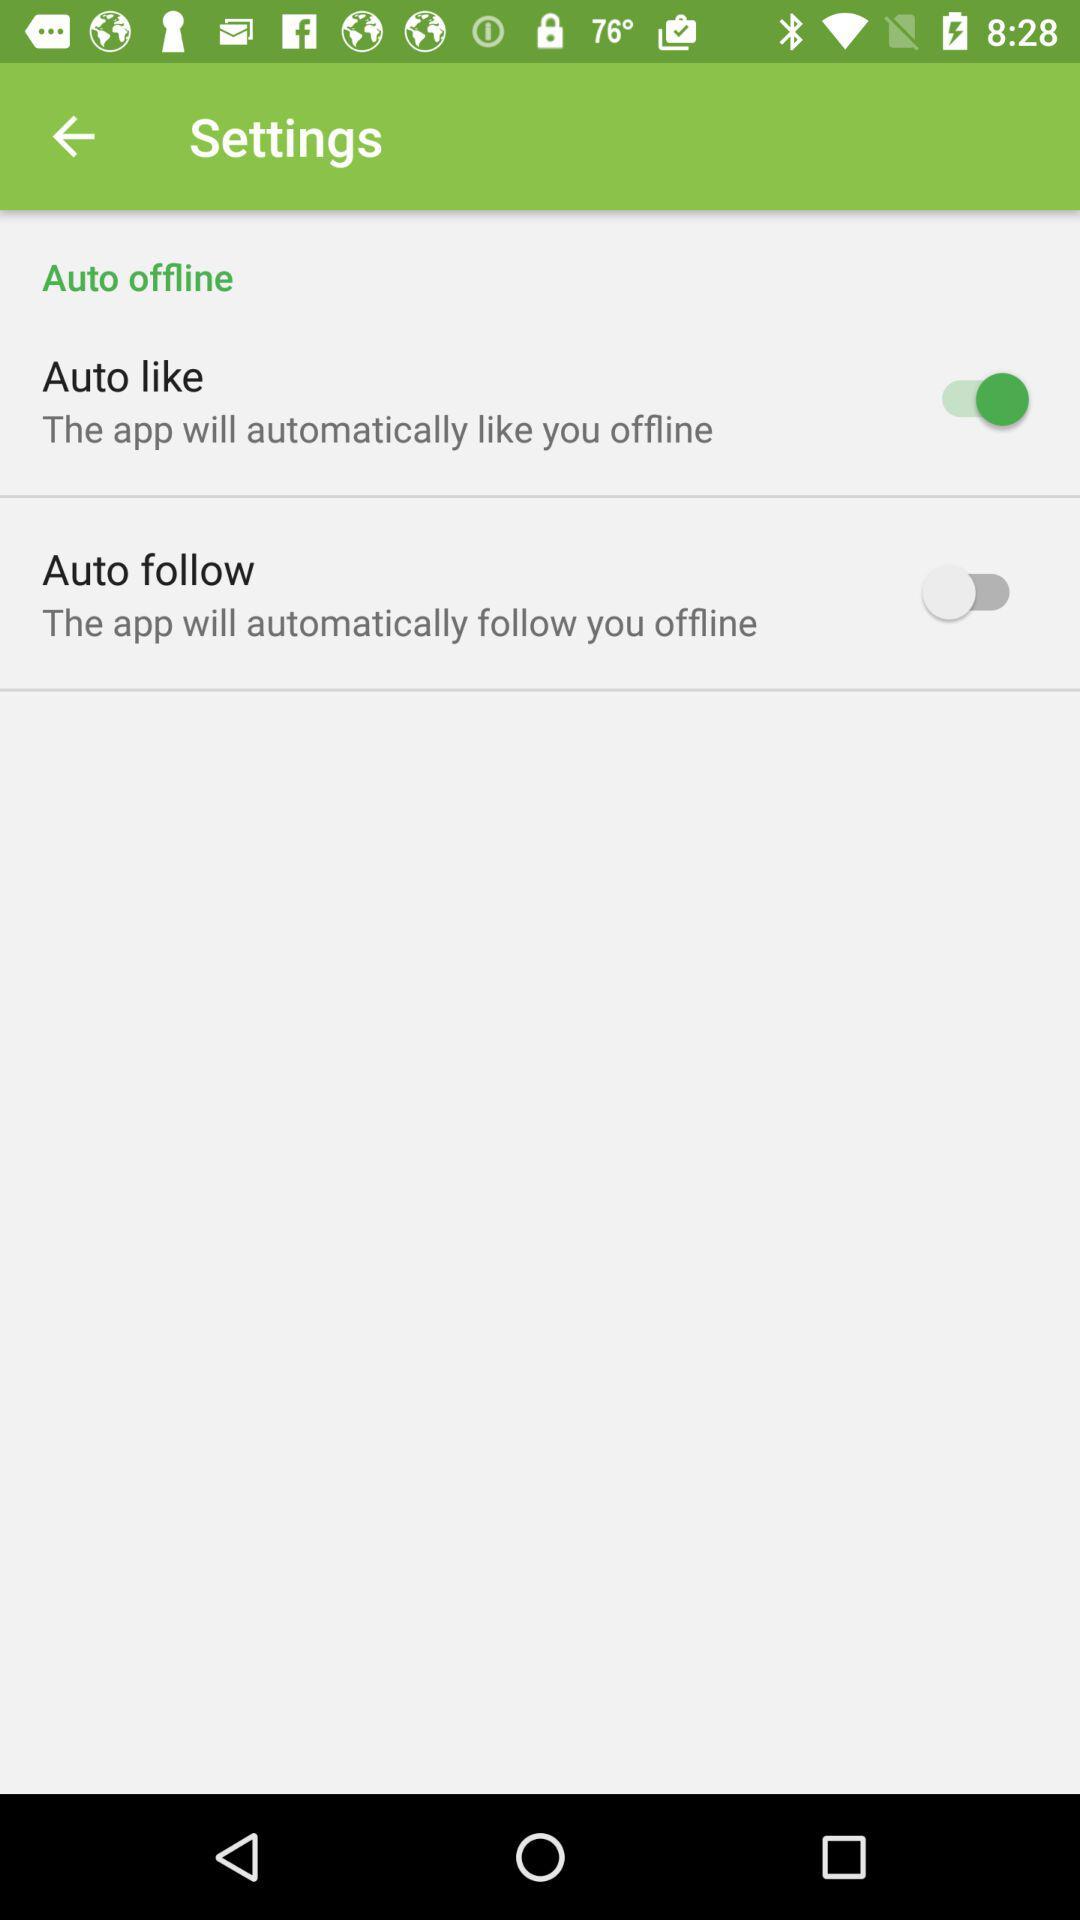 The image size is (1080, 1920). What do you see at coordinates (147, 567) in the screenshot?
I see `the auto follow icon` at bounding box center [147, 567].